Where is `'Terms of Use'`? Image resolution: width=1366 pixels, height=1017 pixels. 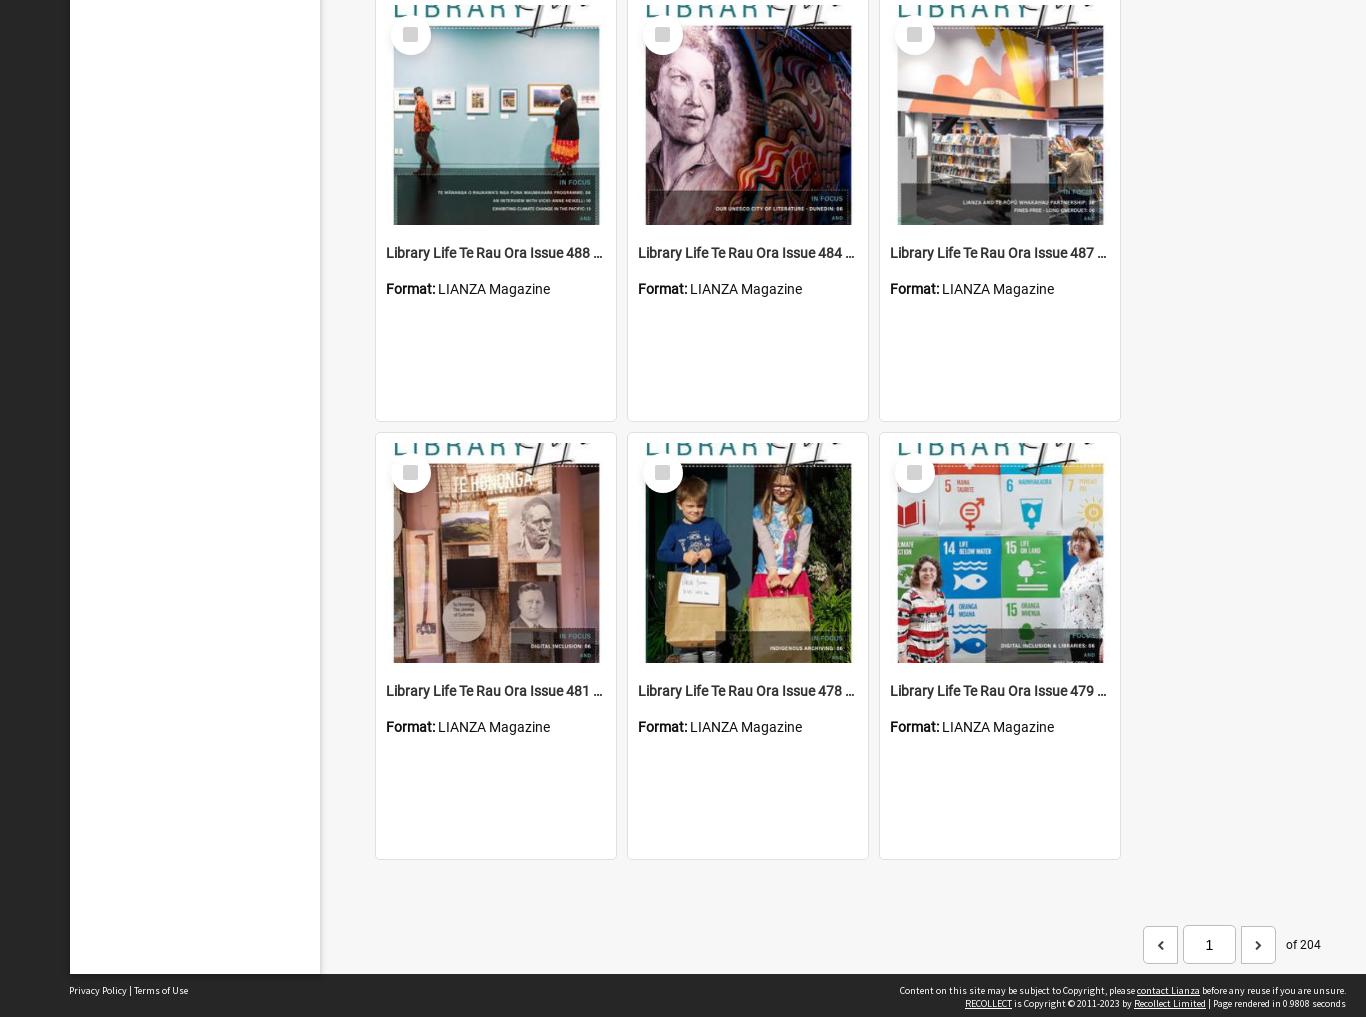
'Terms of Use' is located at coordinates (133, 990).